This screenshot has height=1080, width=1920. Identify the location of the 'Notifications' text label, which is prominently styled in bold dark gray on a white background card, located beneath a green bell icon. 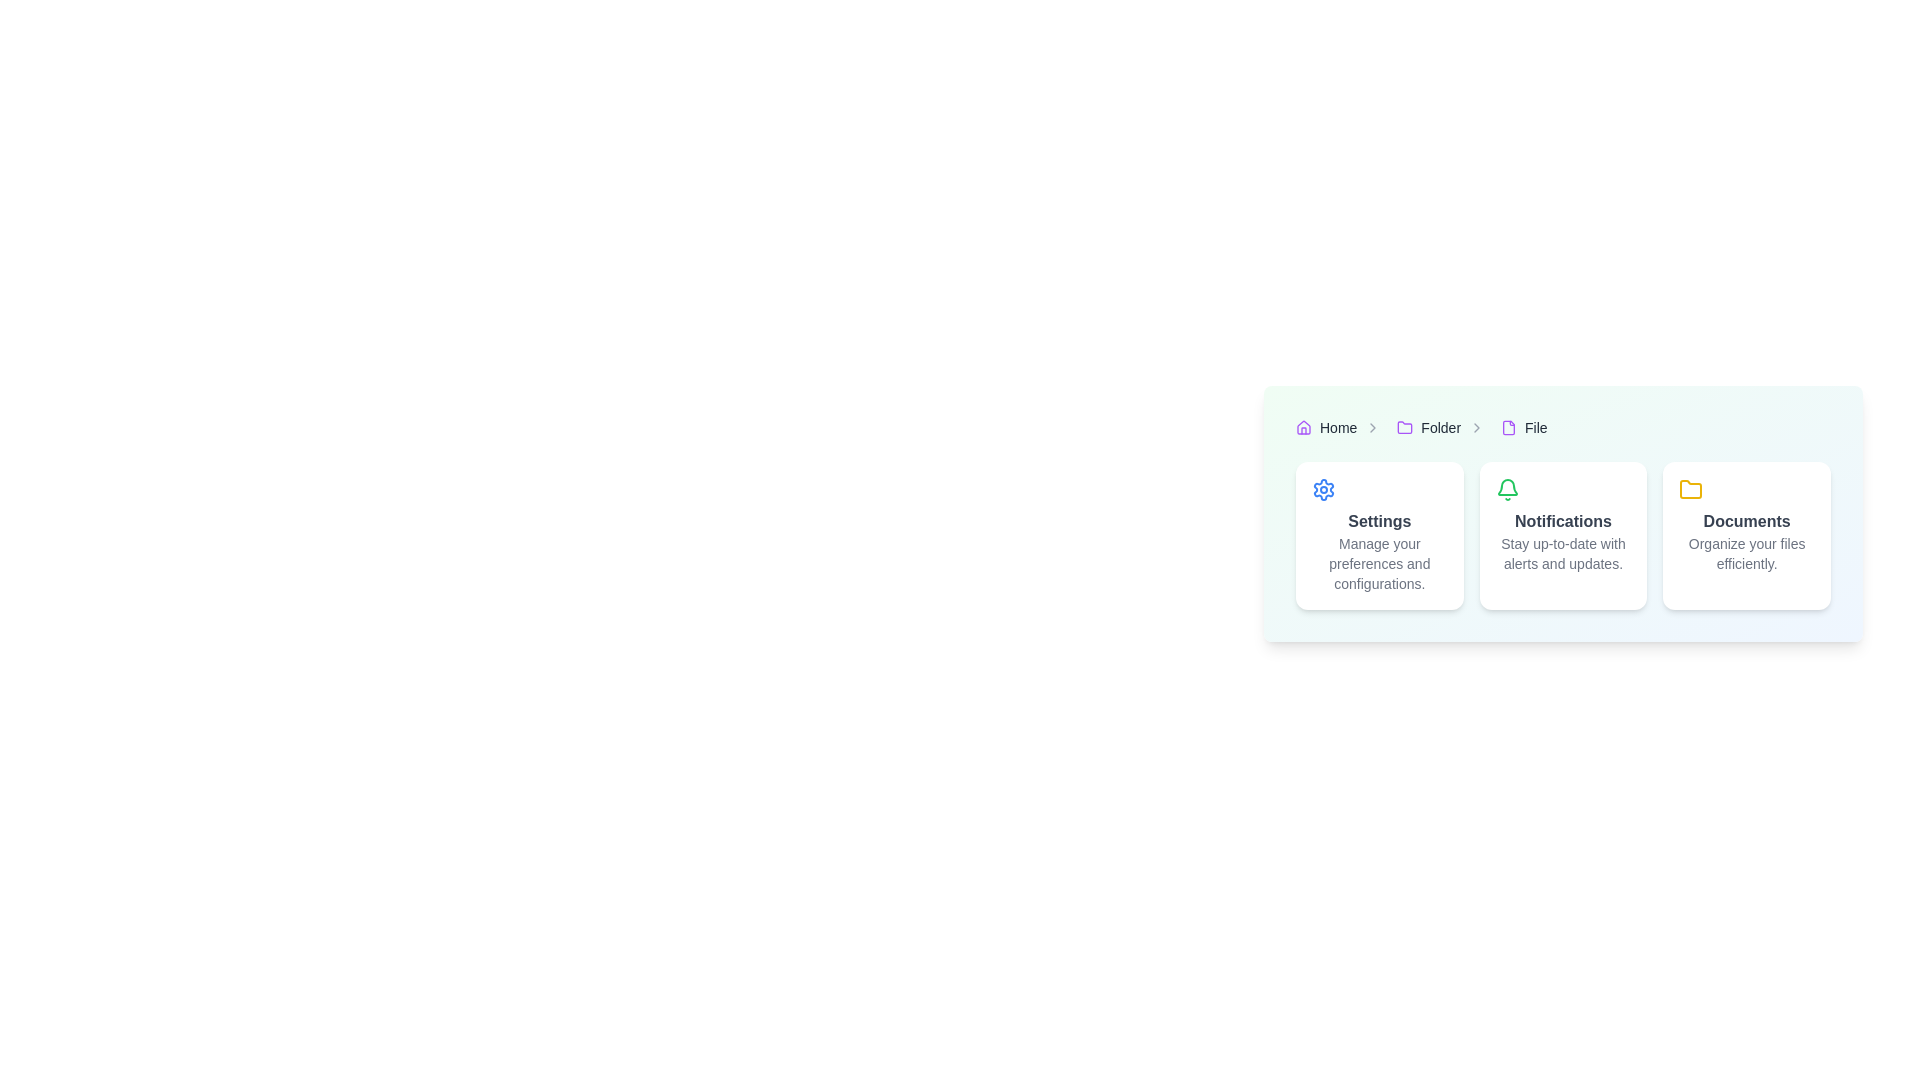
(1562, 520).